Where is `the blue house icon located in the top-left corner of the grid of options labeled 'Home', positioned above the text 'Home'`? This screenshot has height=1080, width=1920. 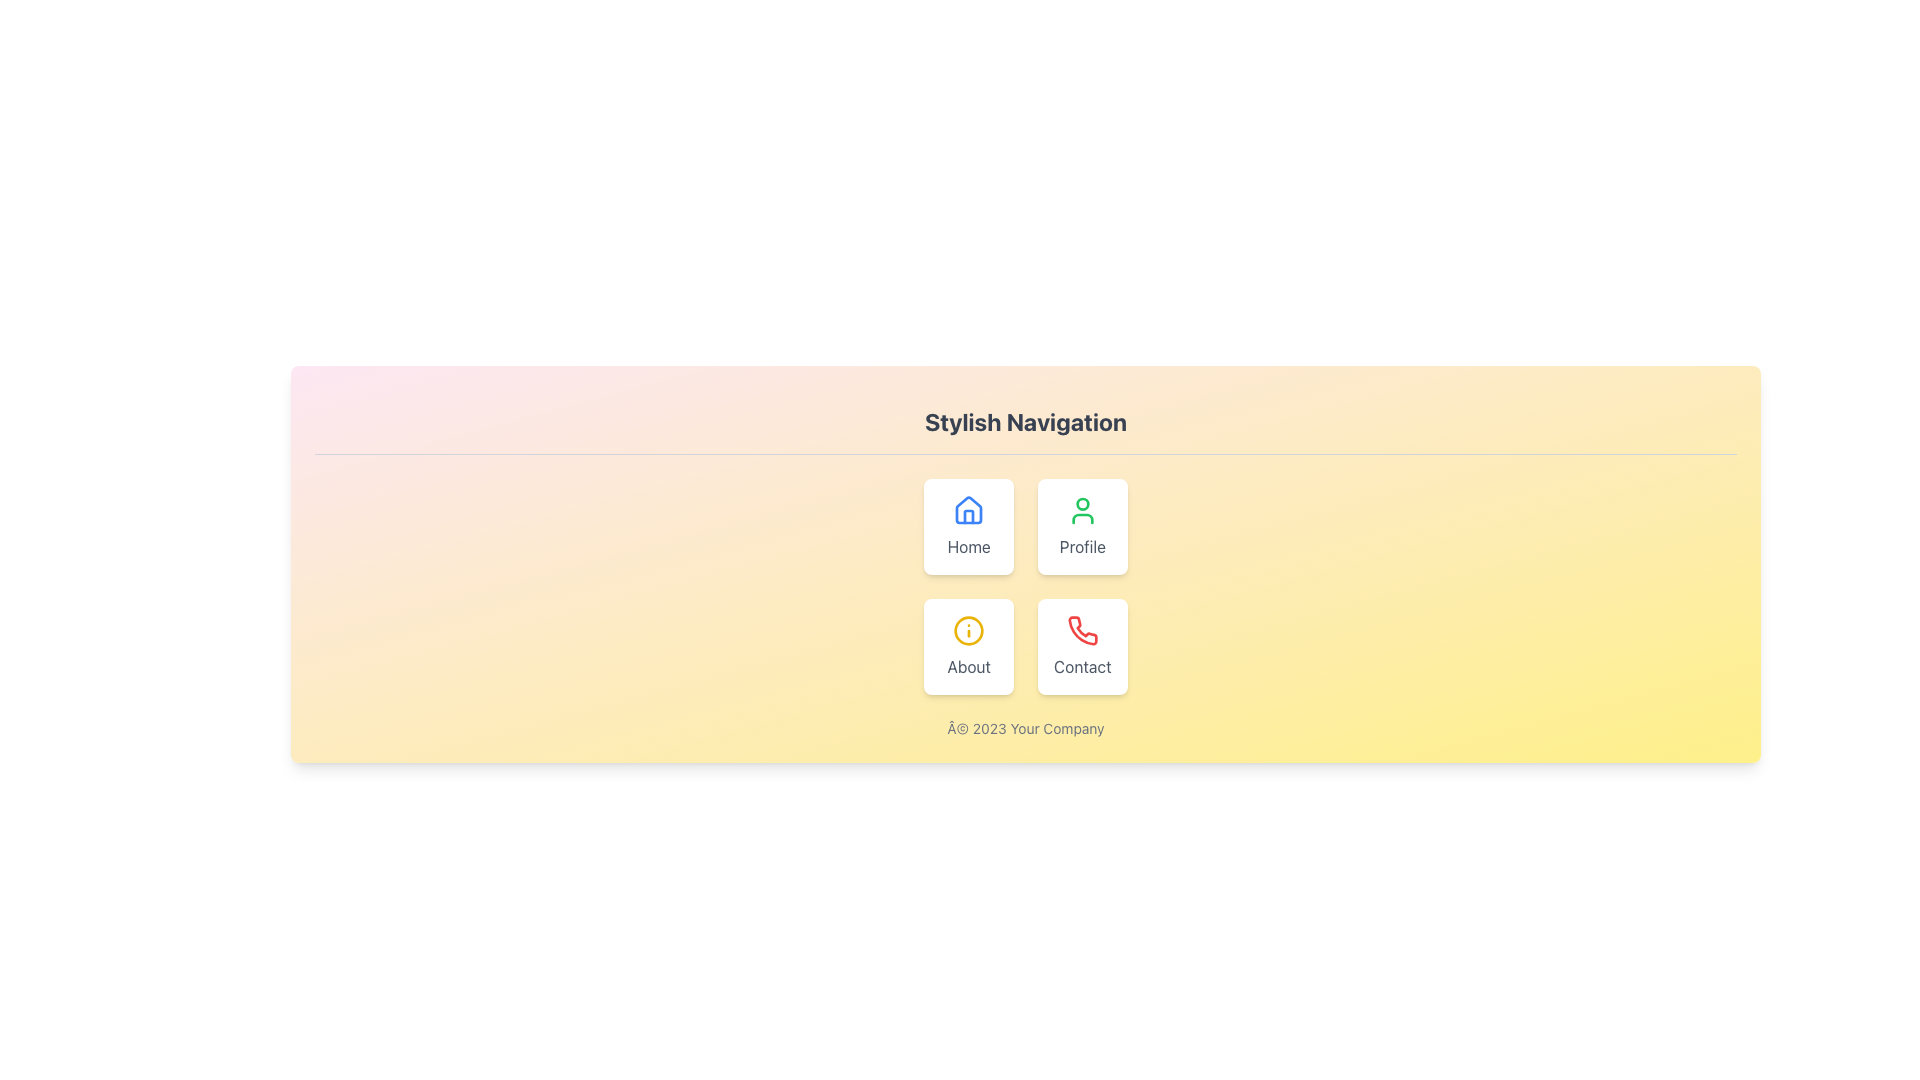 the blue house icon located in the top-left corner of the grid of options labeled 'Home', positioned above the text 'Home' is located at coordinates (969, 509).